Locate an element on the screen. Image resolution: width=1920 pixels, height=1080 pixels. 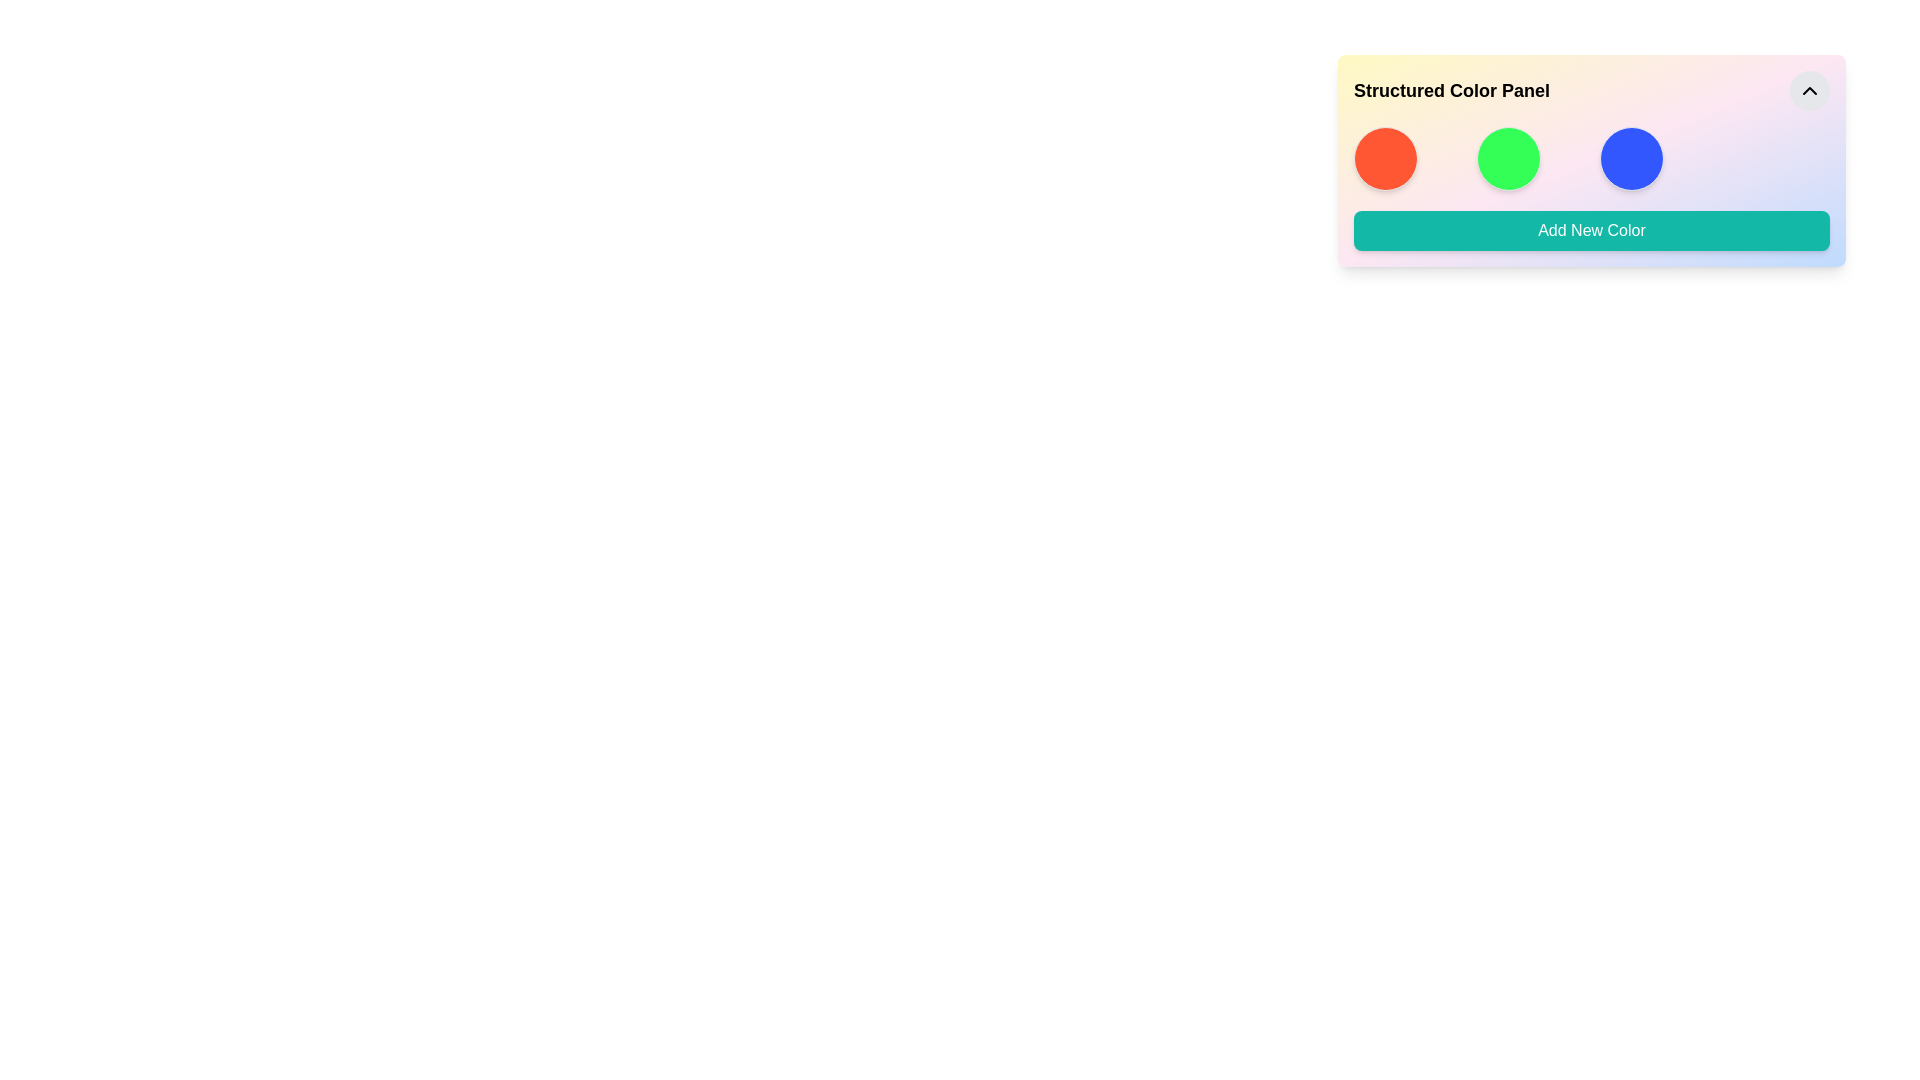
the circular button with a light gray background and an upward arrow icon in the top-right corner of the 'Structured Color Panel' is located at coordinates (1809, 91).